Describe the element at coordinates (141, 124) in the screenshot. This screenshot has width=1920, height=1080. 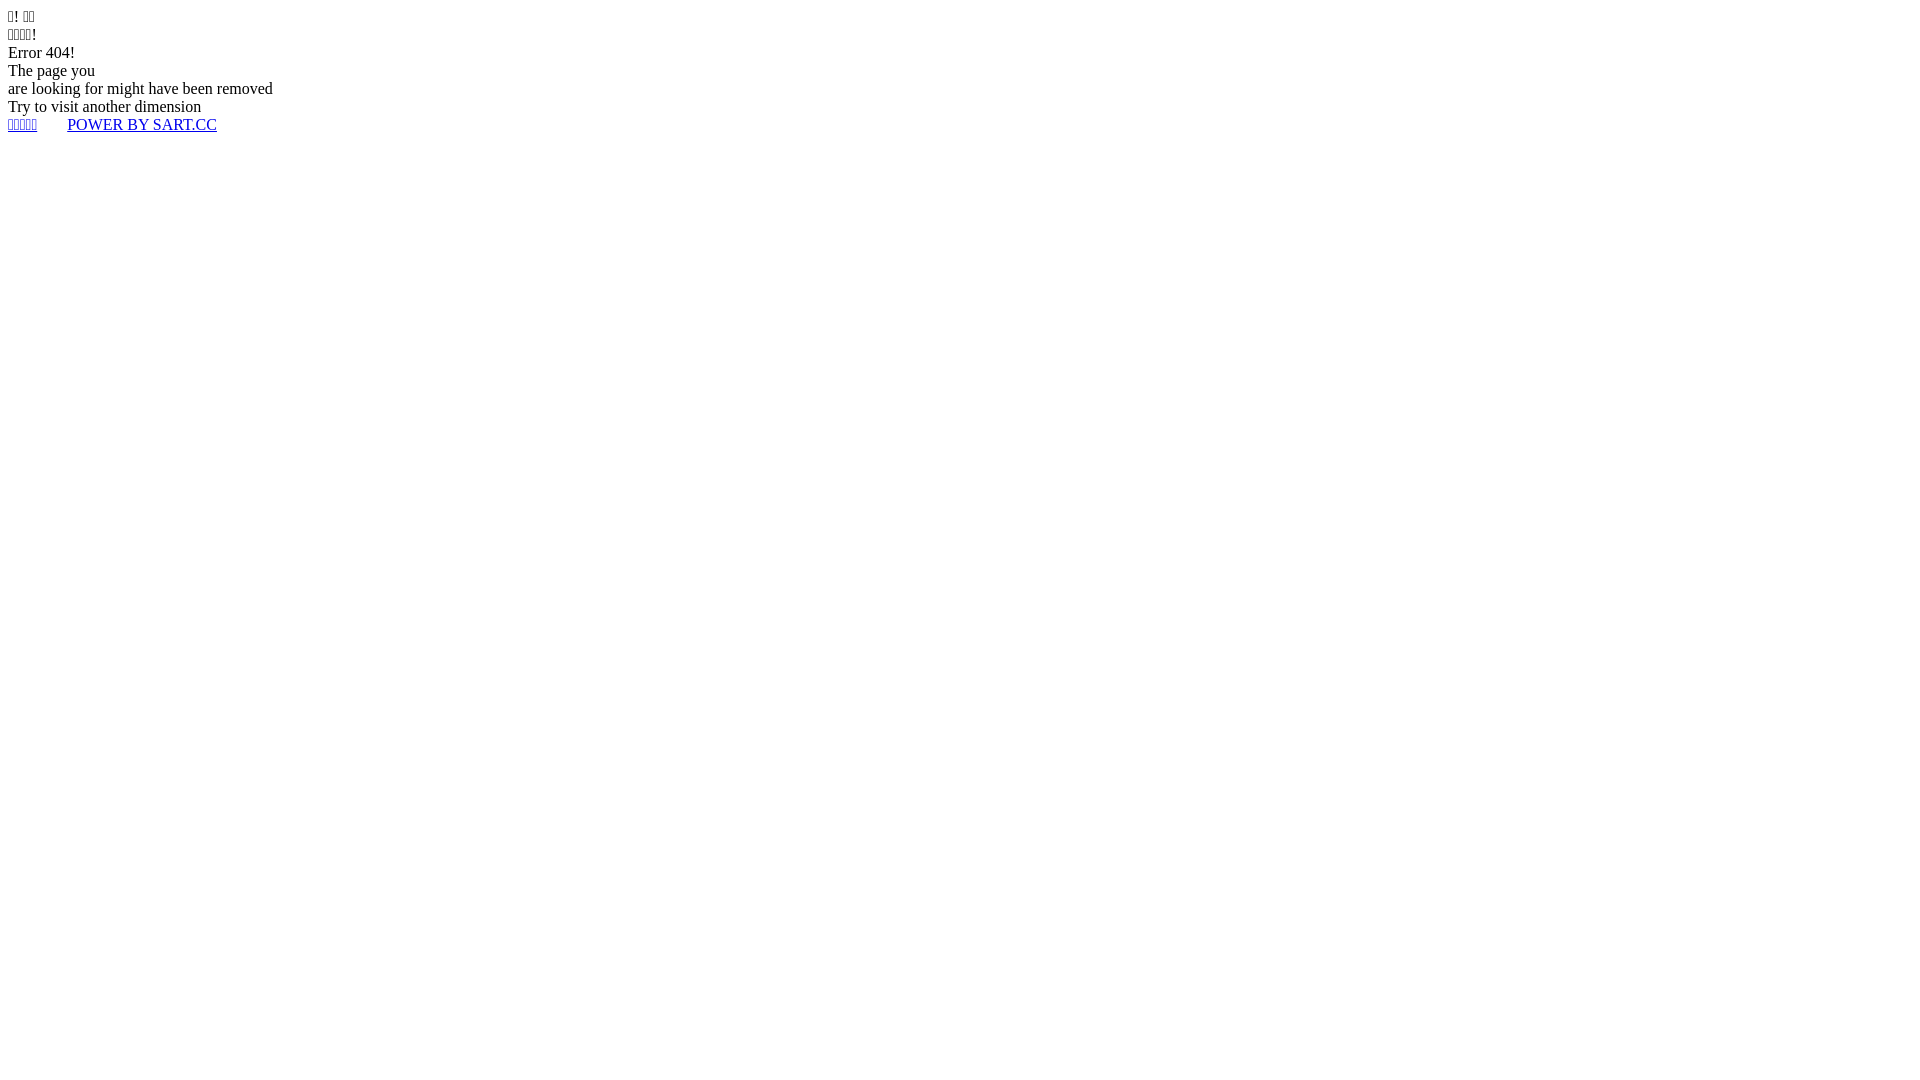
I see `'POWER BY SART.CC'` at that location.